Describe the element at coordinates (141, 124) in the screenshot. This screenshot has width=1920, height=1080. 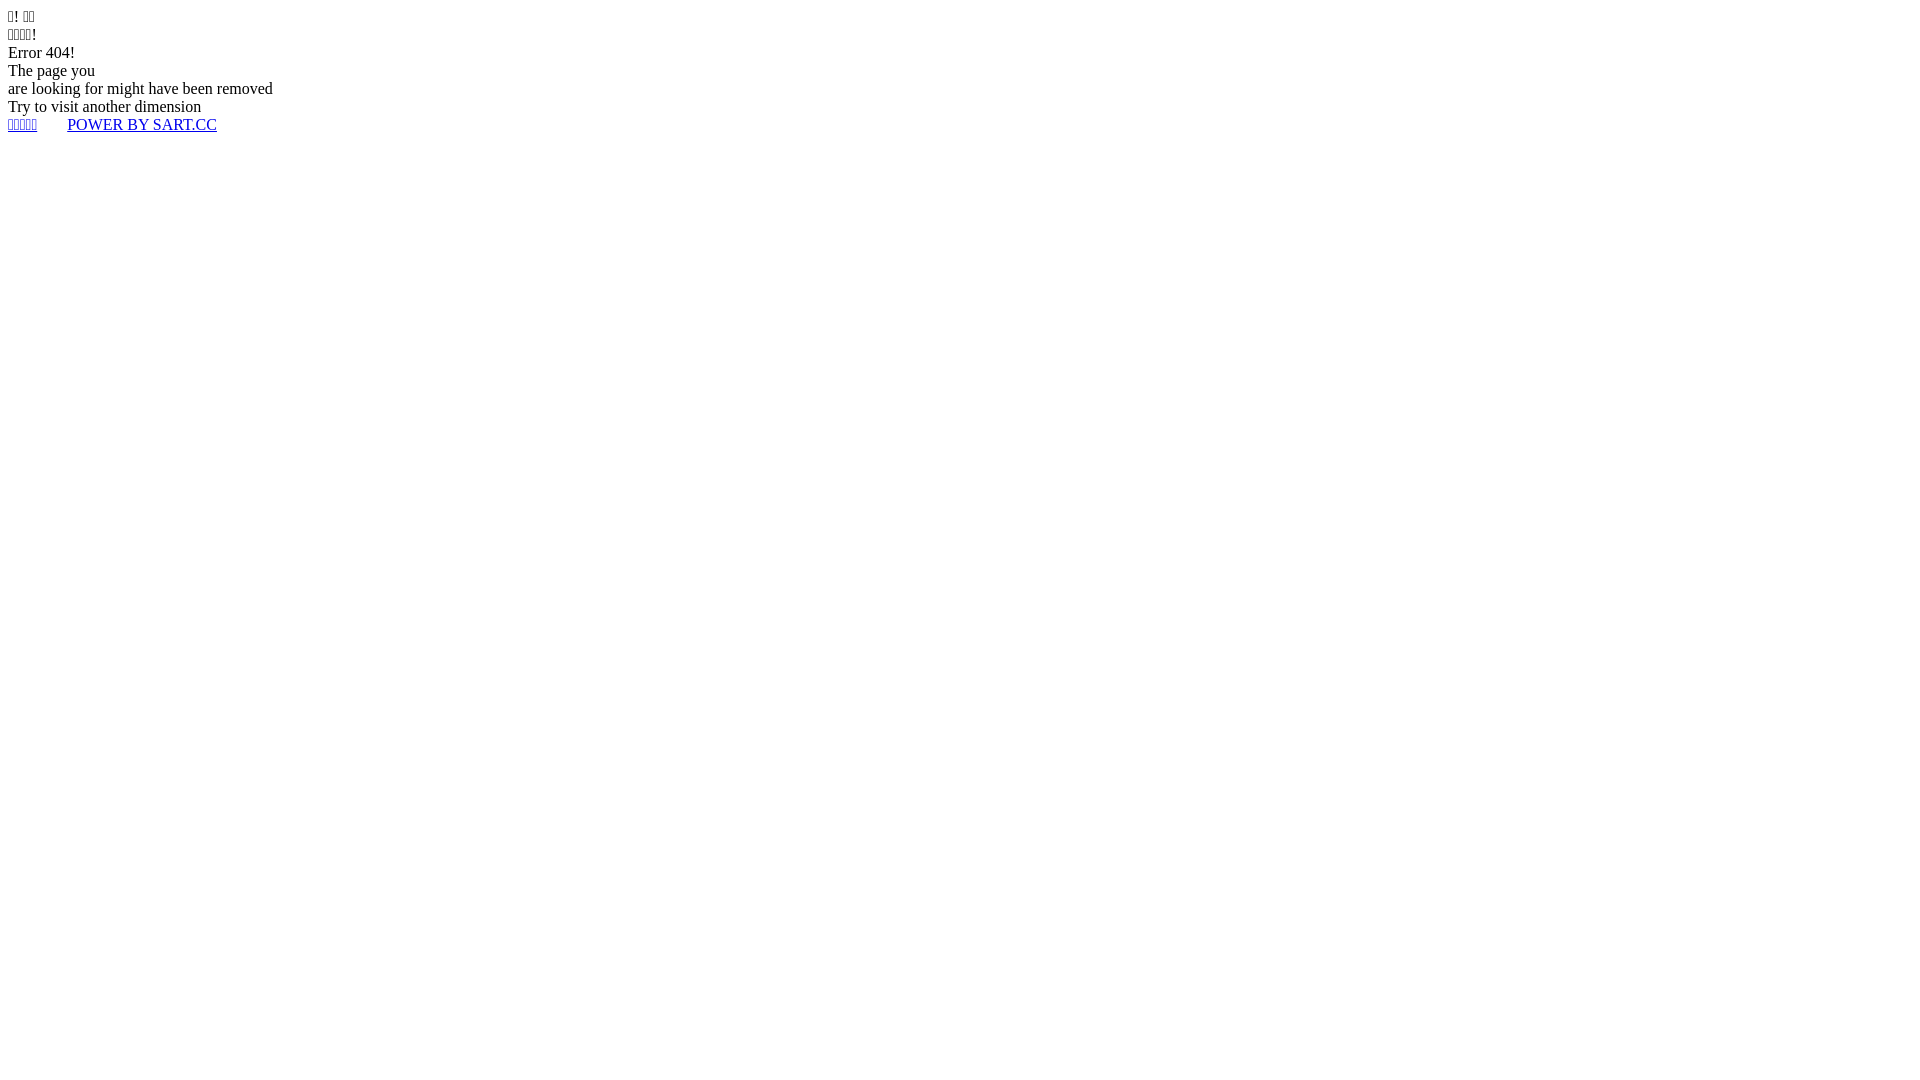
I see `'POWER BY SART.CC'` at that location.